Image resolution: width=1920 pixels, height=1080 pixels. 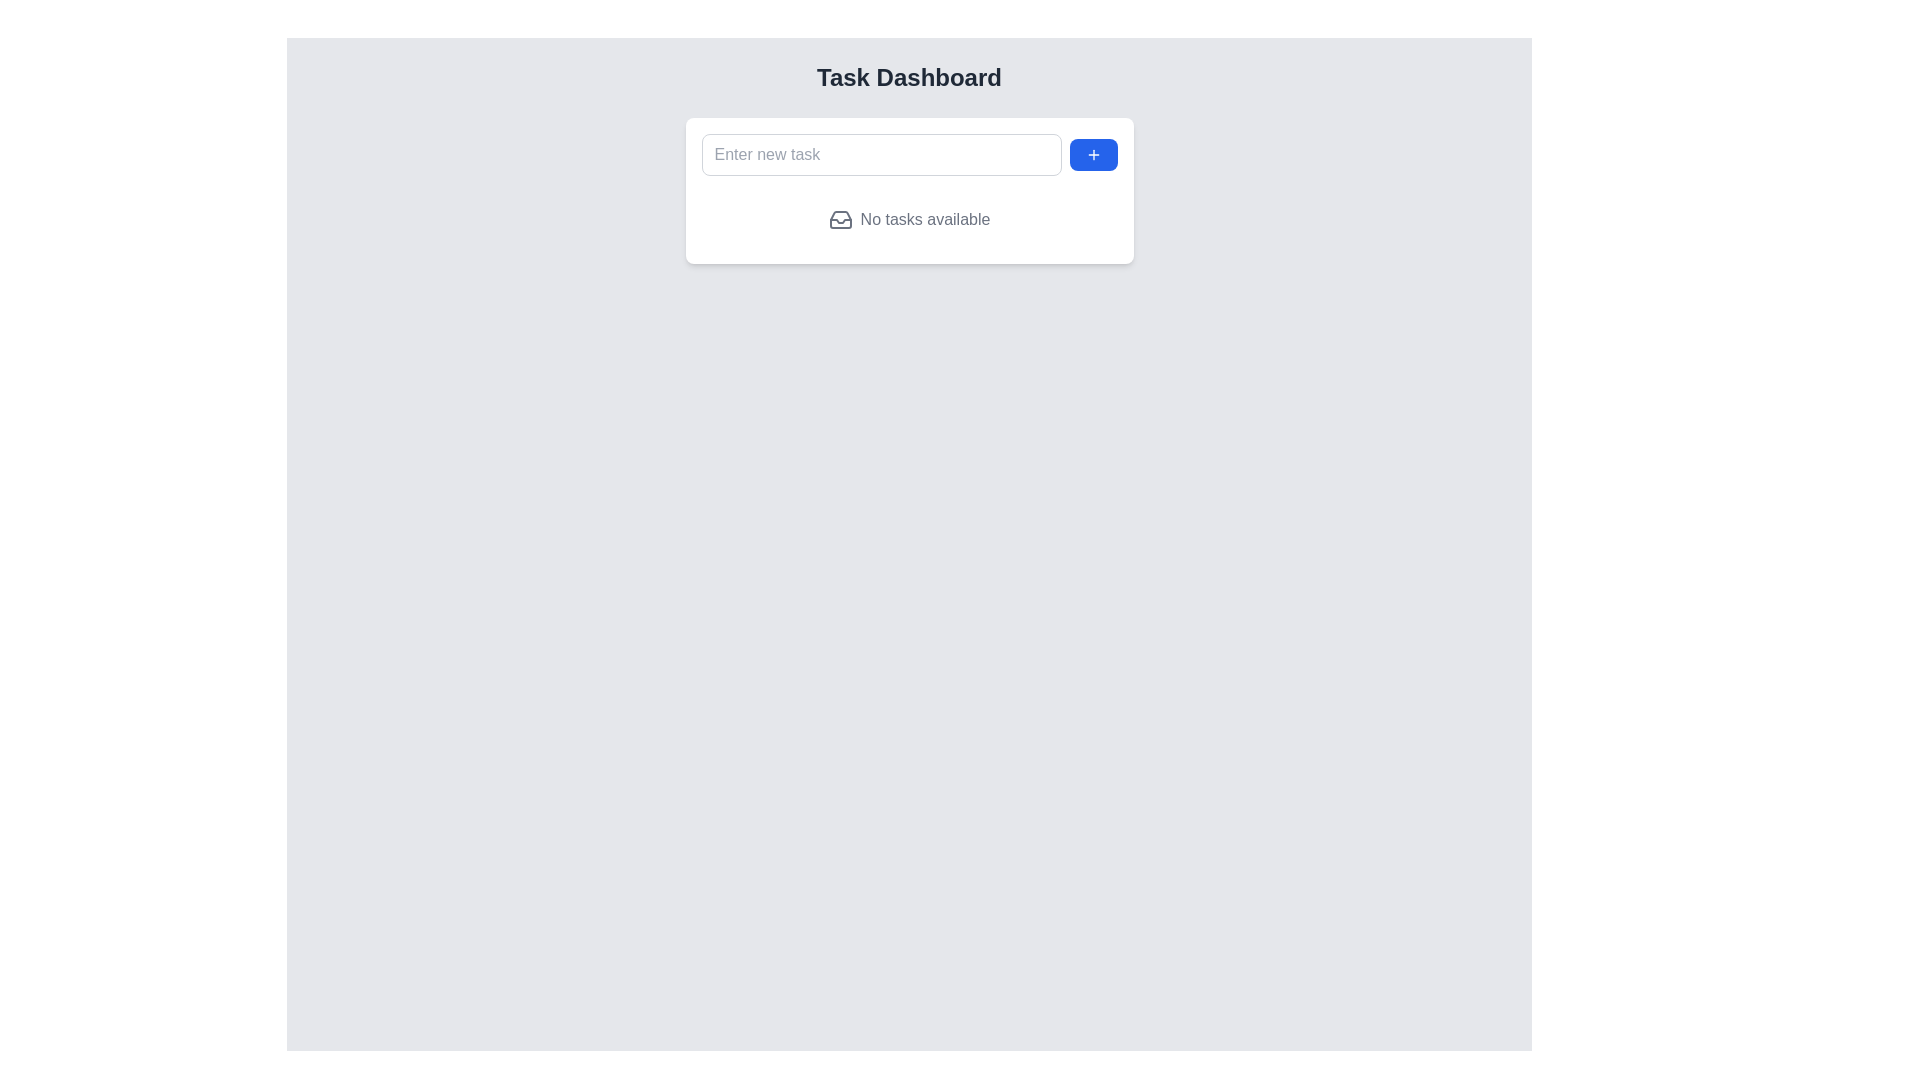 I want to click on text from the Header element labeled 'Task Dashboard', which is prominently styled with bold and enlarged font, centered near the top of the interface, so click(x=908, y=76).